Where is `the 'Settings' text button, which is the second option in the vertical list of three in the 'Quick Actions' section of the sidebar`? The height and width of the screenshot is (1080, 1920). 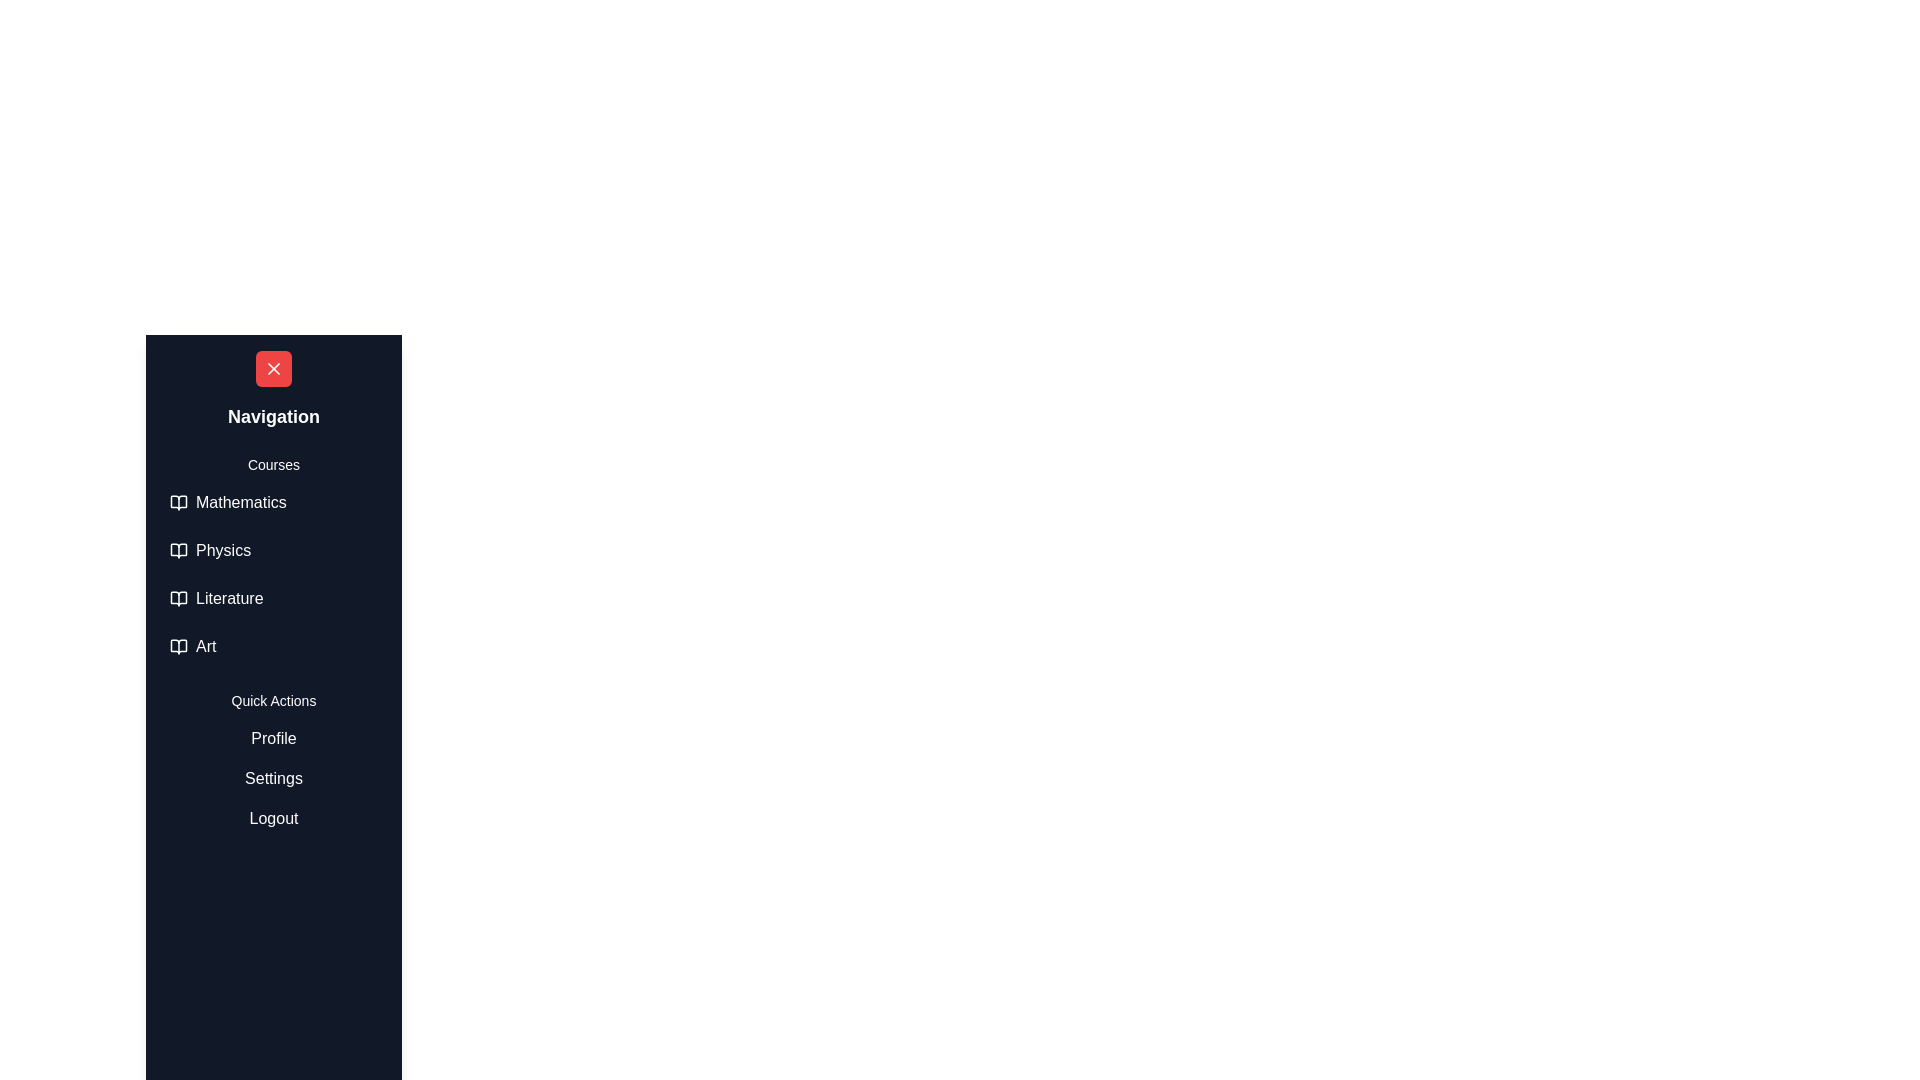 the 'Settings' text button, which is the second option in the vertical list of three in the 'Quick Actions' section of the sidebar is located at coordinates (272, 778).